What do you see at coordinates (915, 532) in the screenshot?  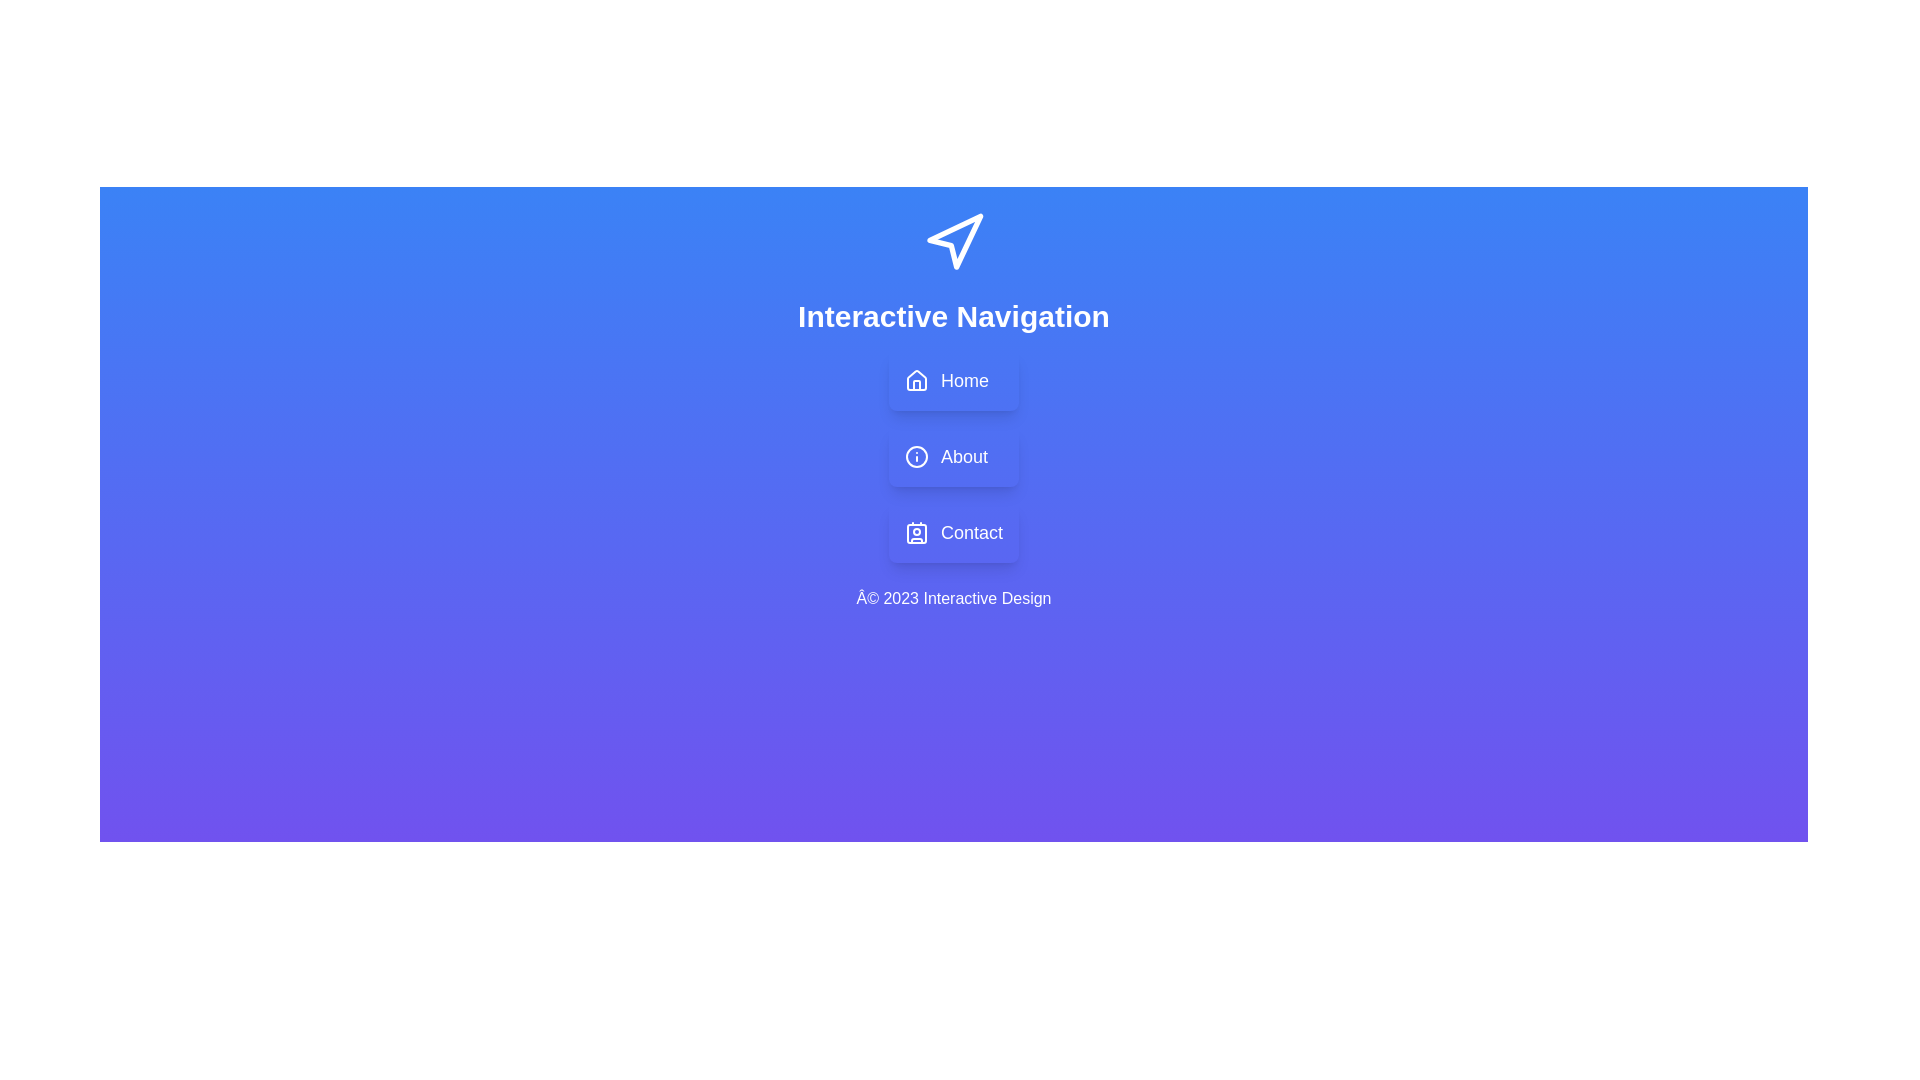 I see `the SVG rectangular element that forms the base of the 'Contact' button, positioned below the 'About' button and above the footer text` at bounding box center [915, 532].